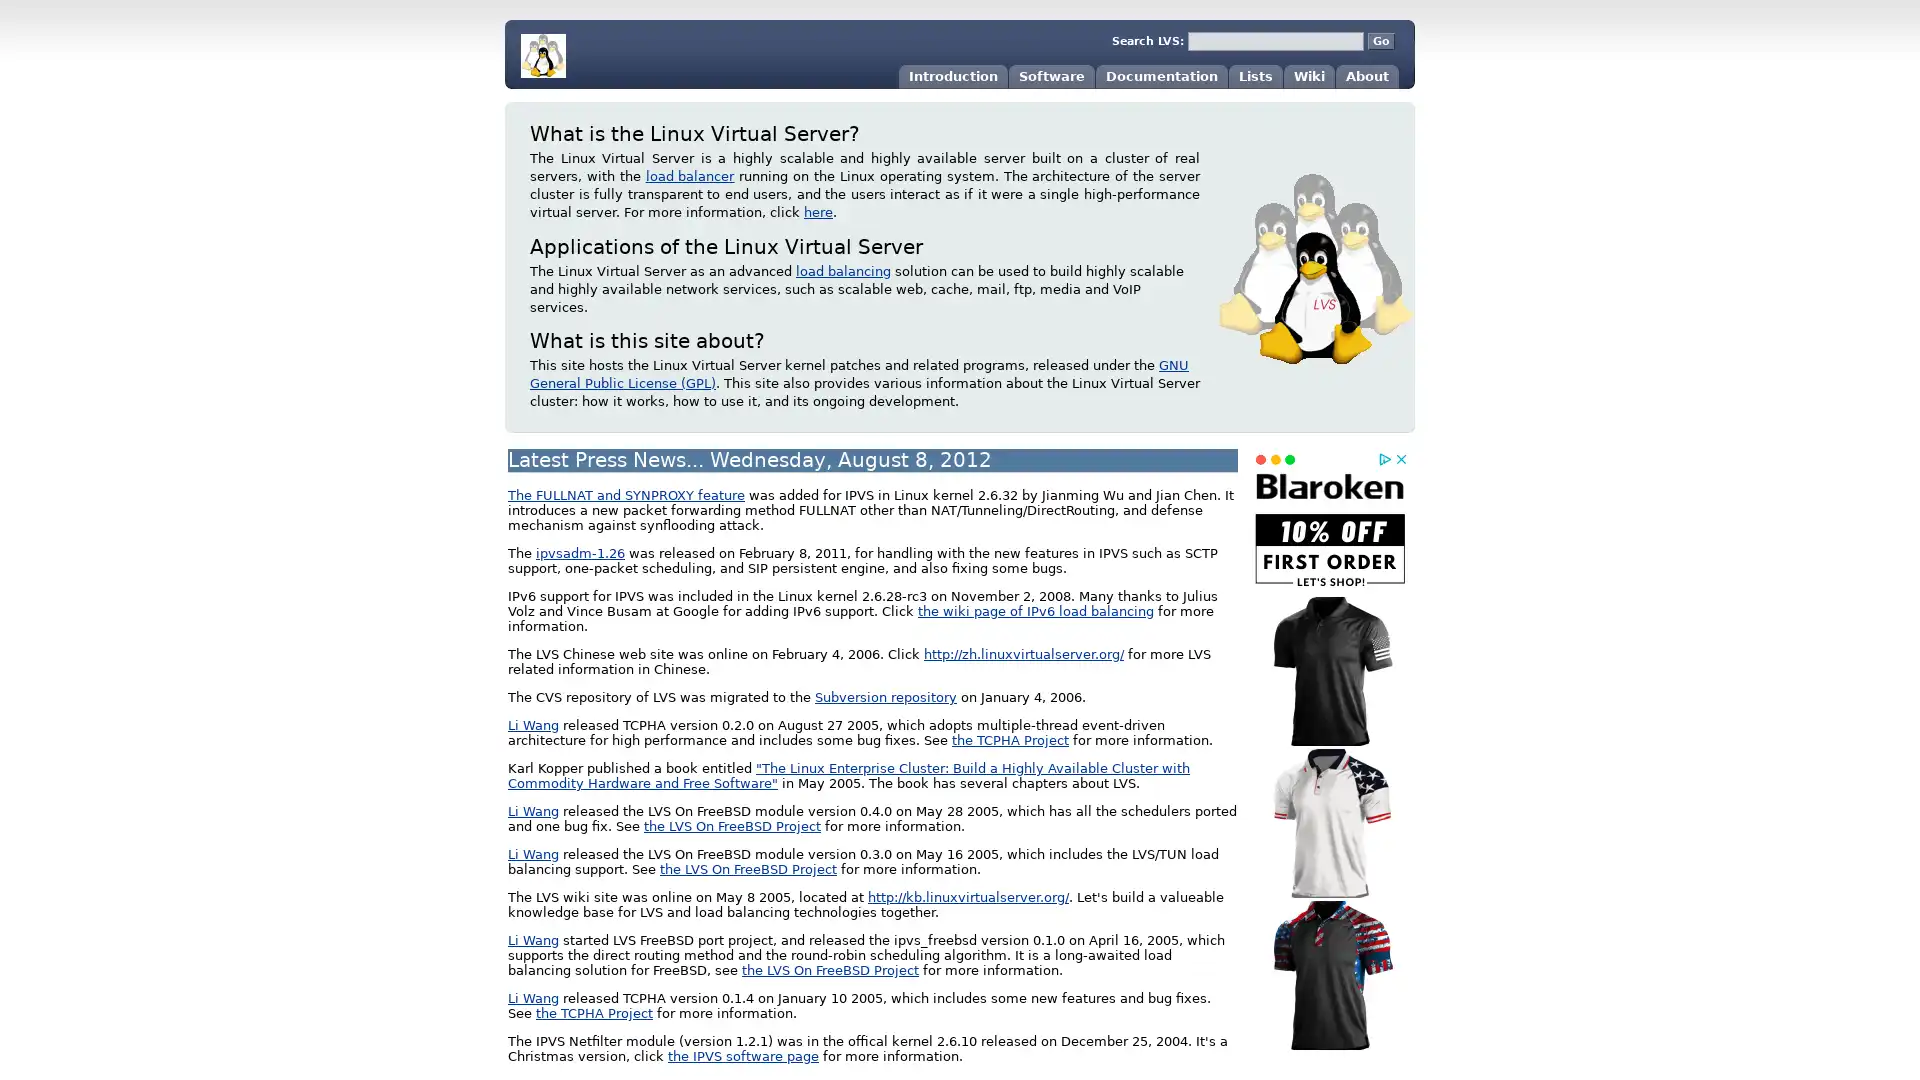 This screenshot has height=1080, width=1920. What do you see at coordinates (1380, 41) in the screenshot?
I see `Go` at bounding box center [1380, 41].